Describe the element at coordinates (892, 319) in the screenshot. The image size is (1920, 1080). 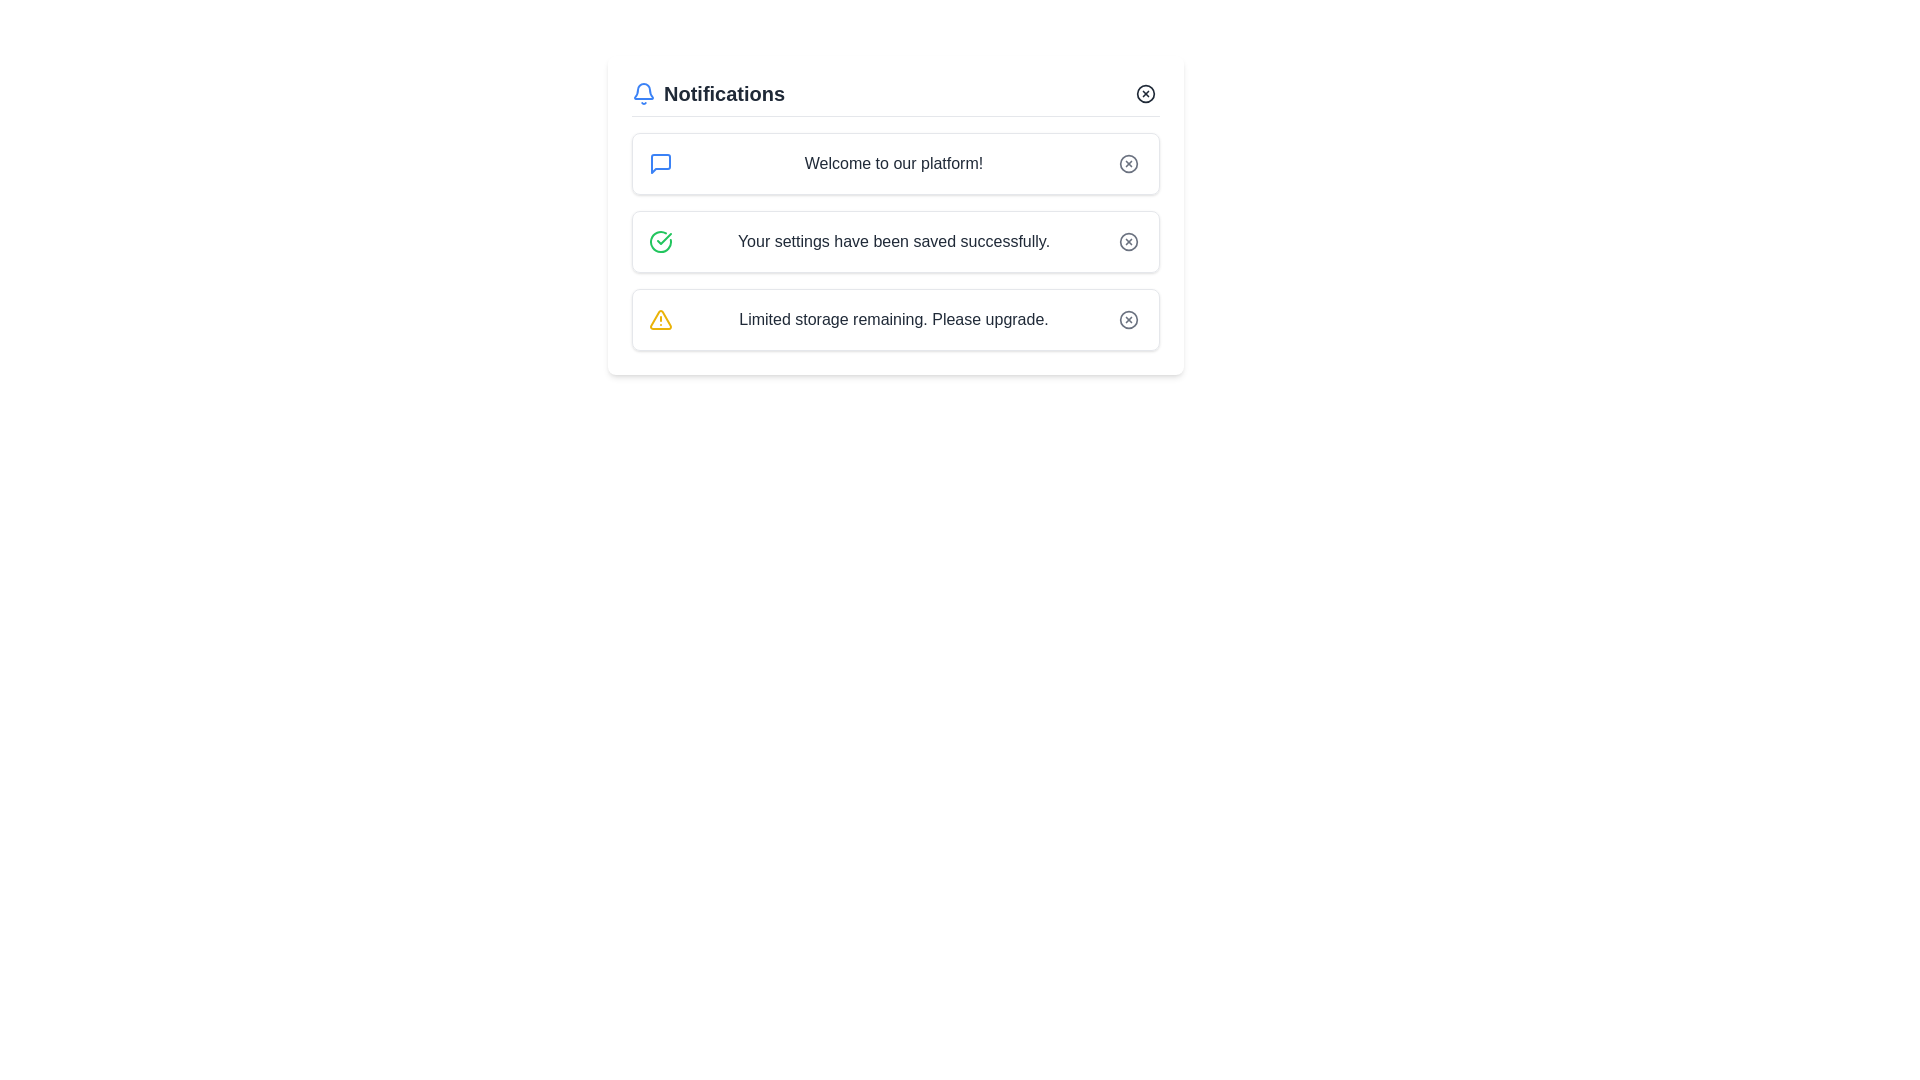
I see `the third notification text label within the notification panel that conveys a warning about low storage, which is characterized by a light yellow background and is located adjacent to a warning icon` at that location.